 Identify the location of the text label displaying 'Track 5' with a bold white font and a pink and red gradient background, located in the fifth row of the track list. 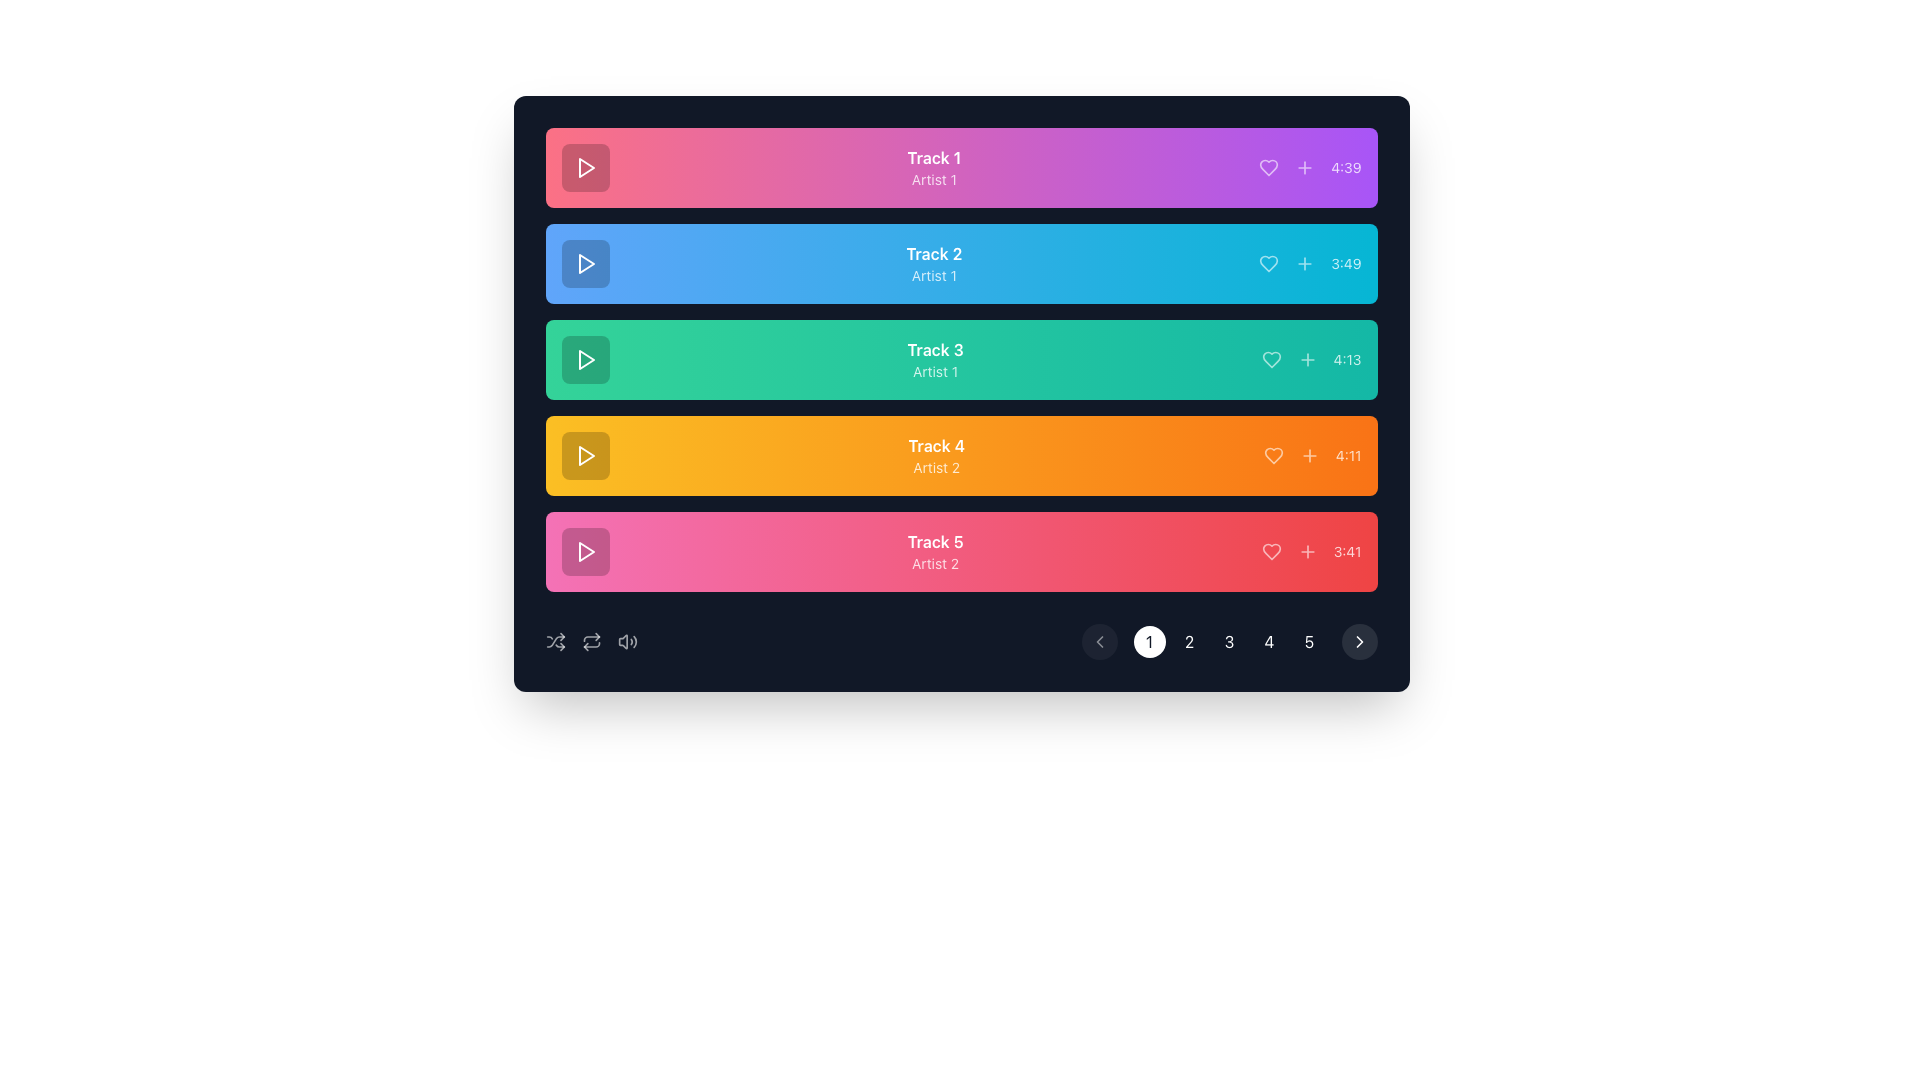
(934, 542).